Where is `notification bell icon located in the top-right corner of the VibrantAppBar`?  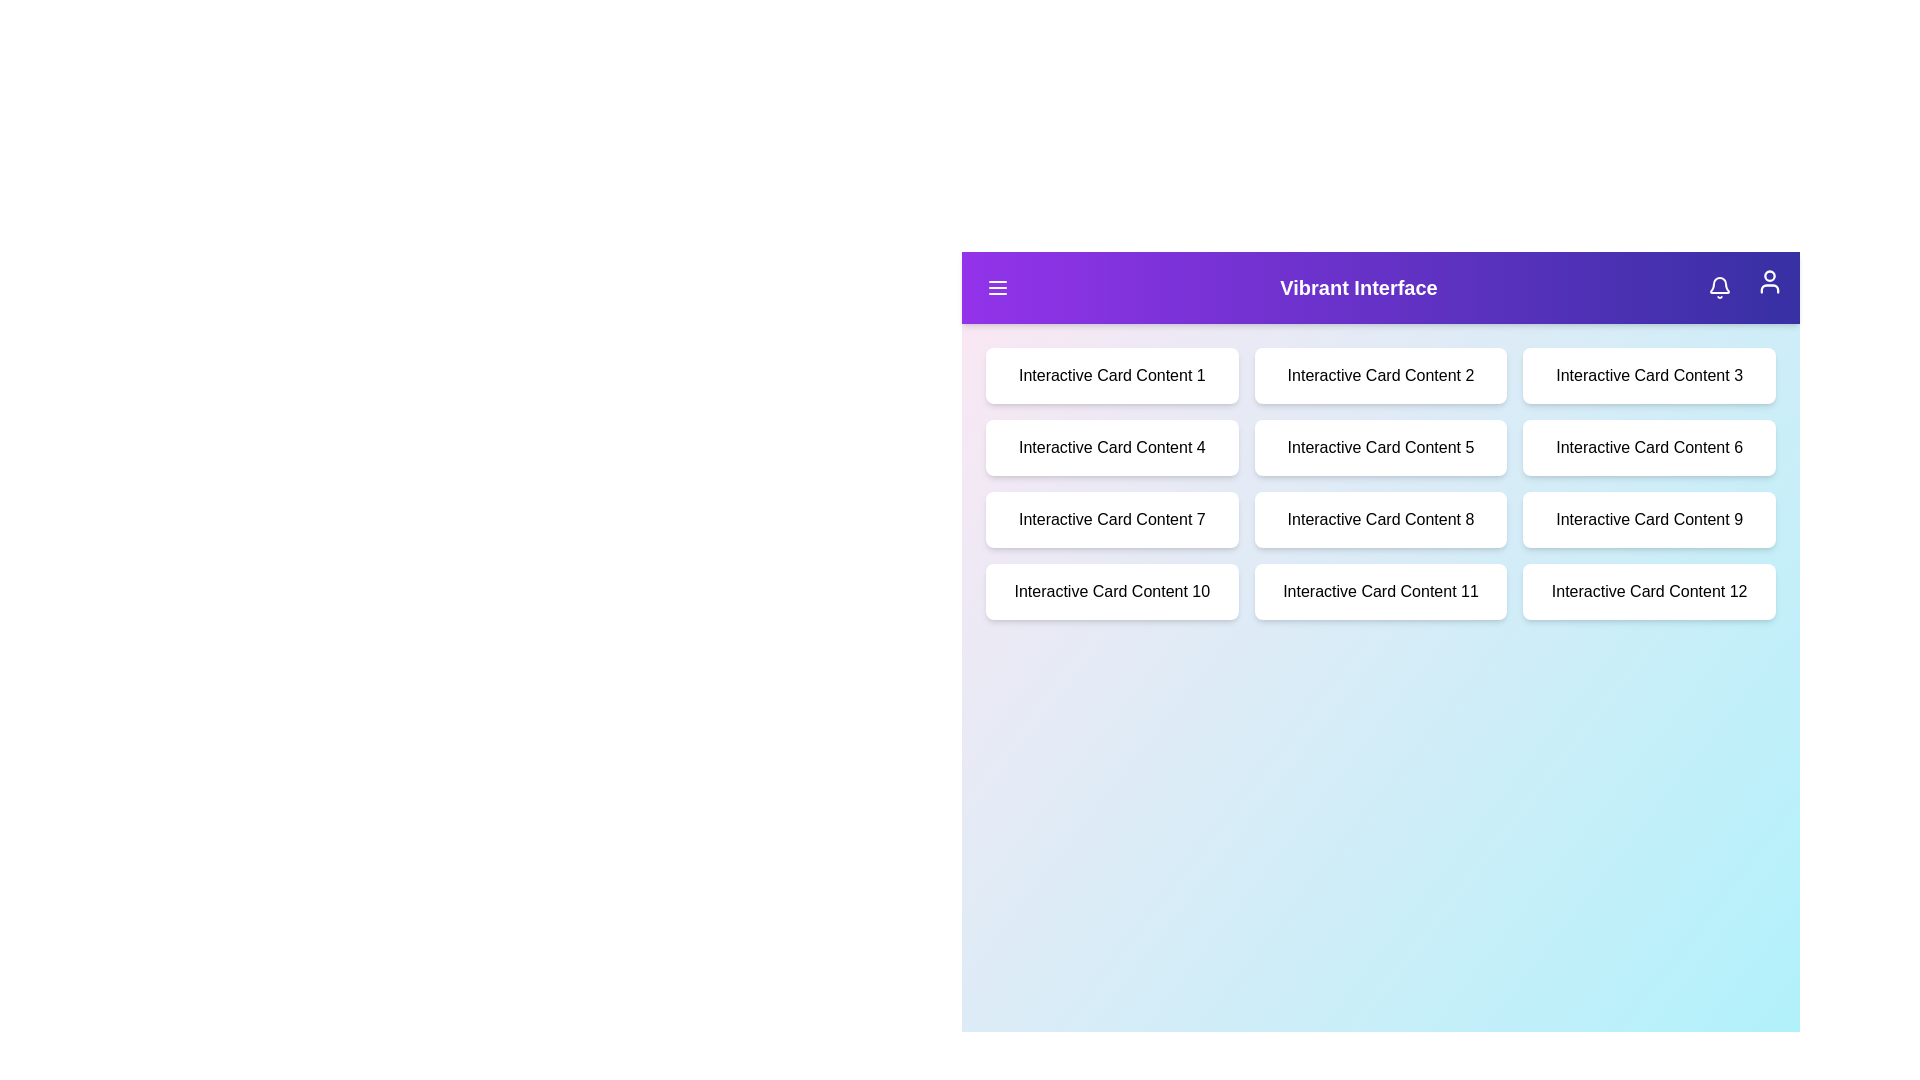 notification bell icon located in the top-right corner of the VibrantAppBar is located at coordinates (1718, 288).